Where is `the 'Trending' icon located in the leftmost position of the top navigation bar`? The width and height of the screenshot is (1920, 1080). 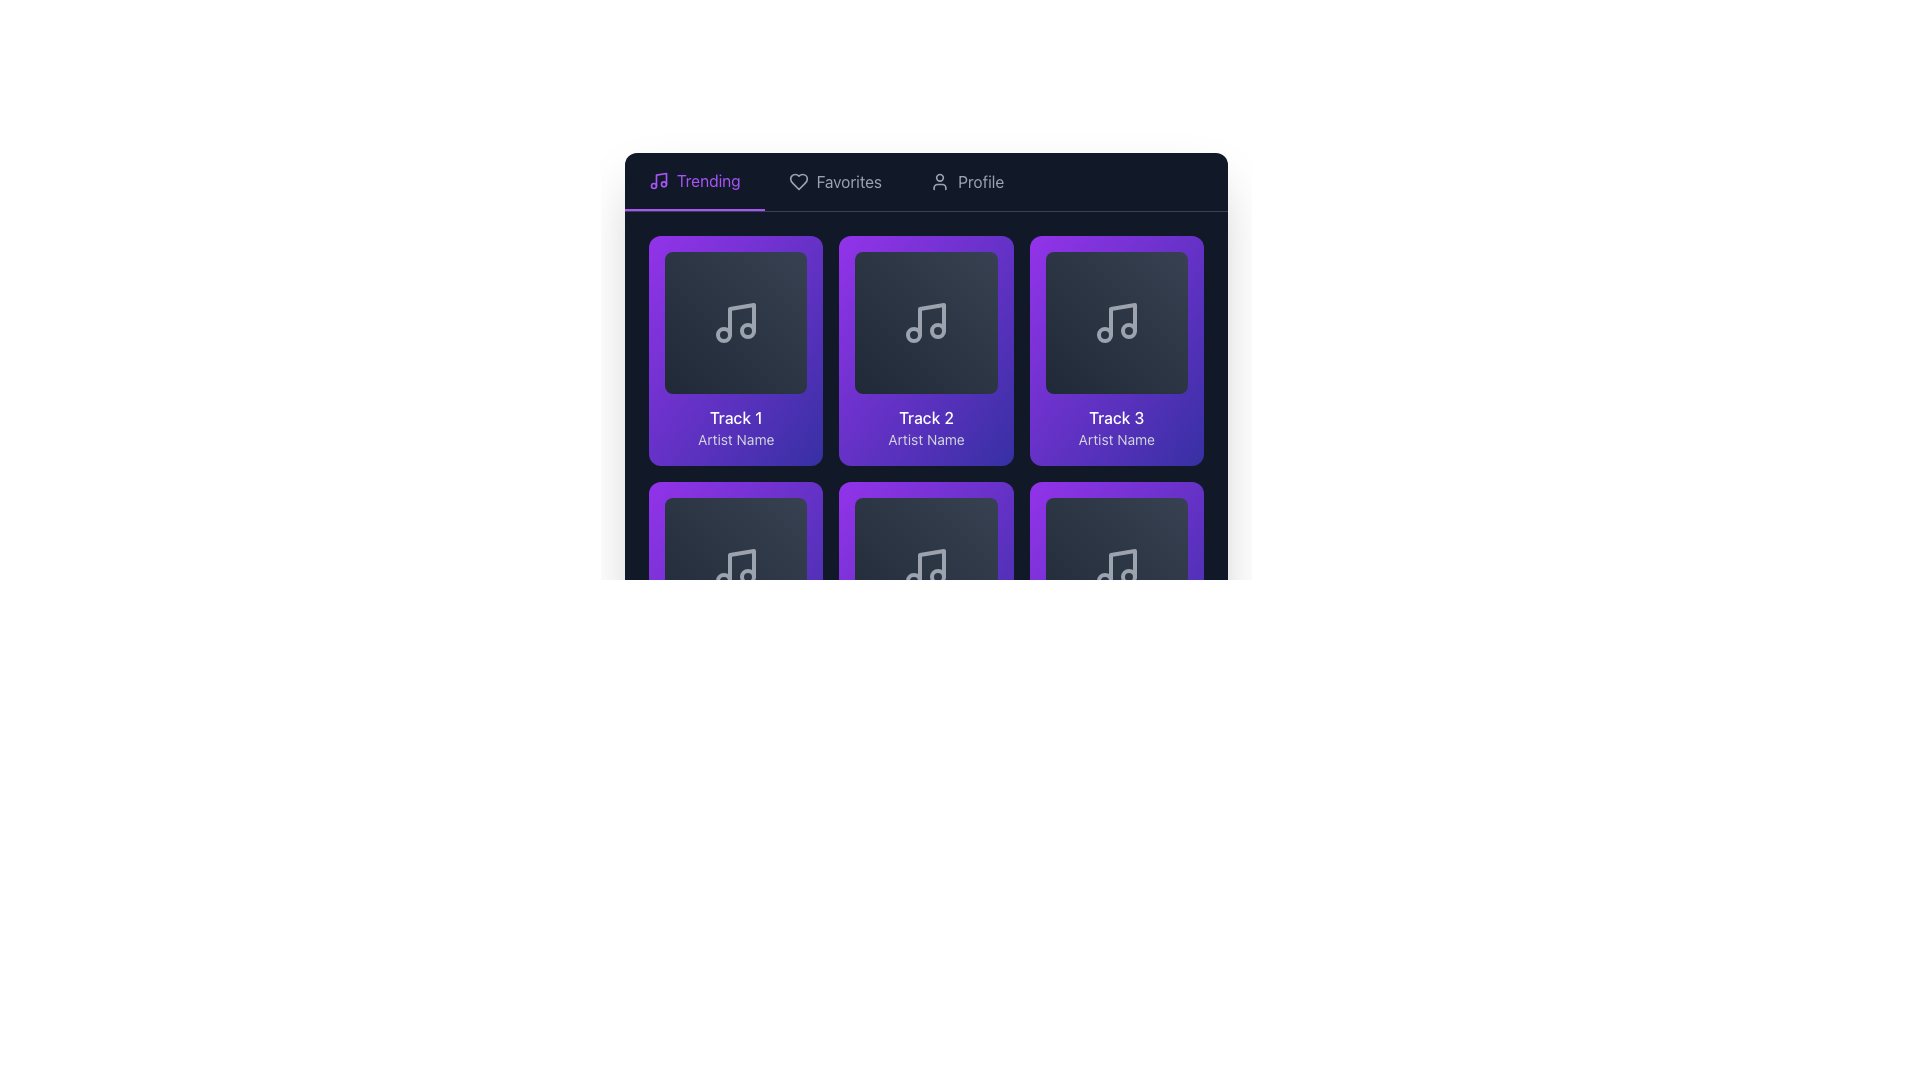
the 'Trending' icon located in the leftmost position of the top navigation bar is located at coordinates (658, 181).